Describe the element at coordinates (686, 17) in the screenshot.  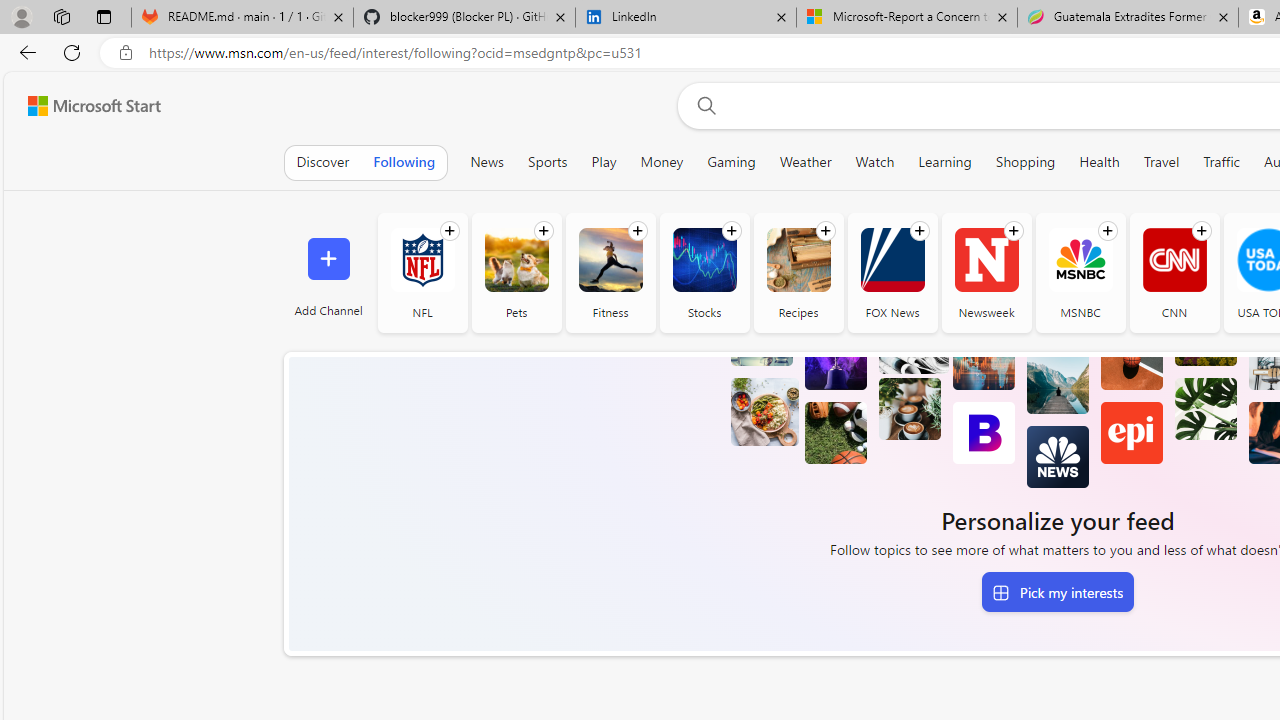
I see `'LinkedIn'` at that location.